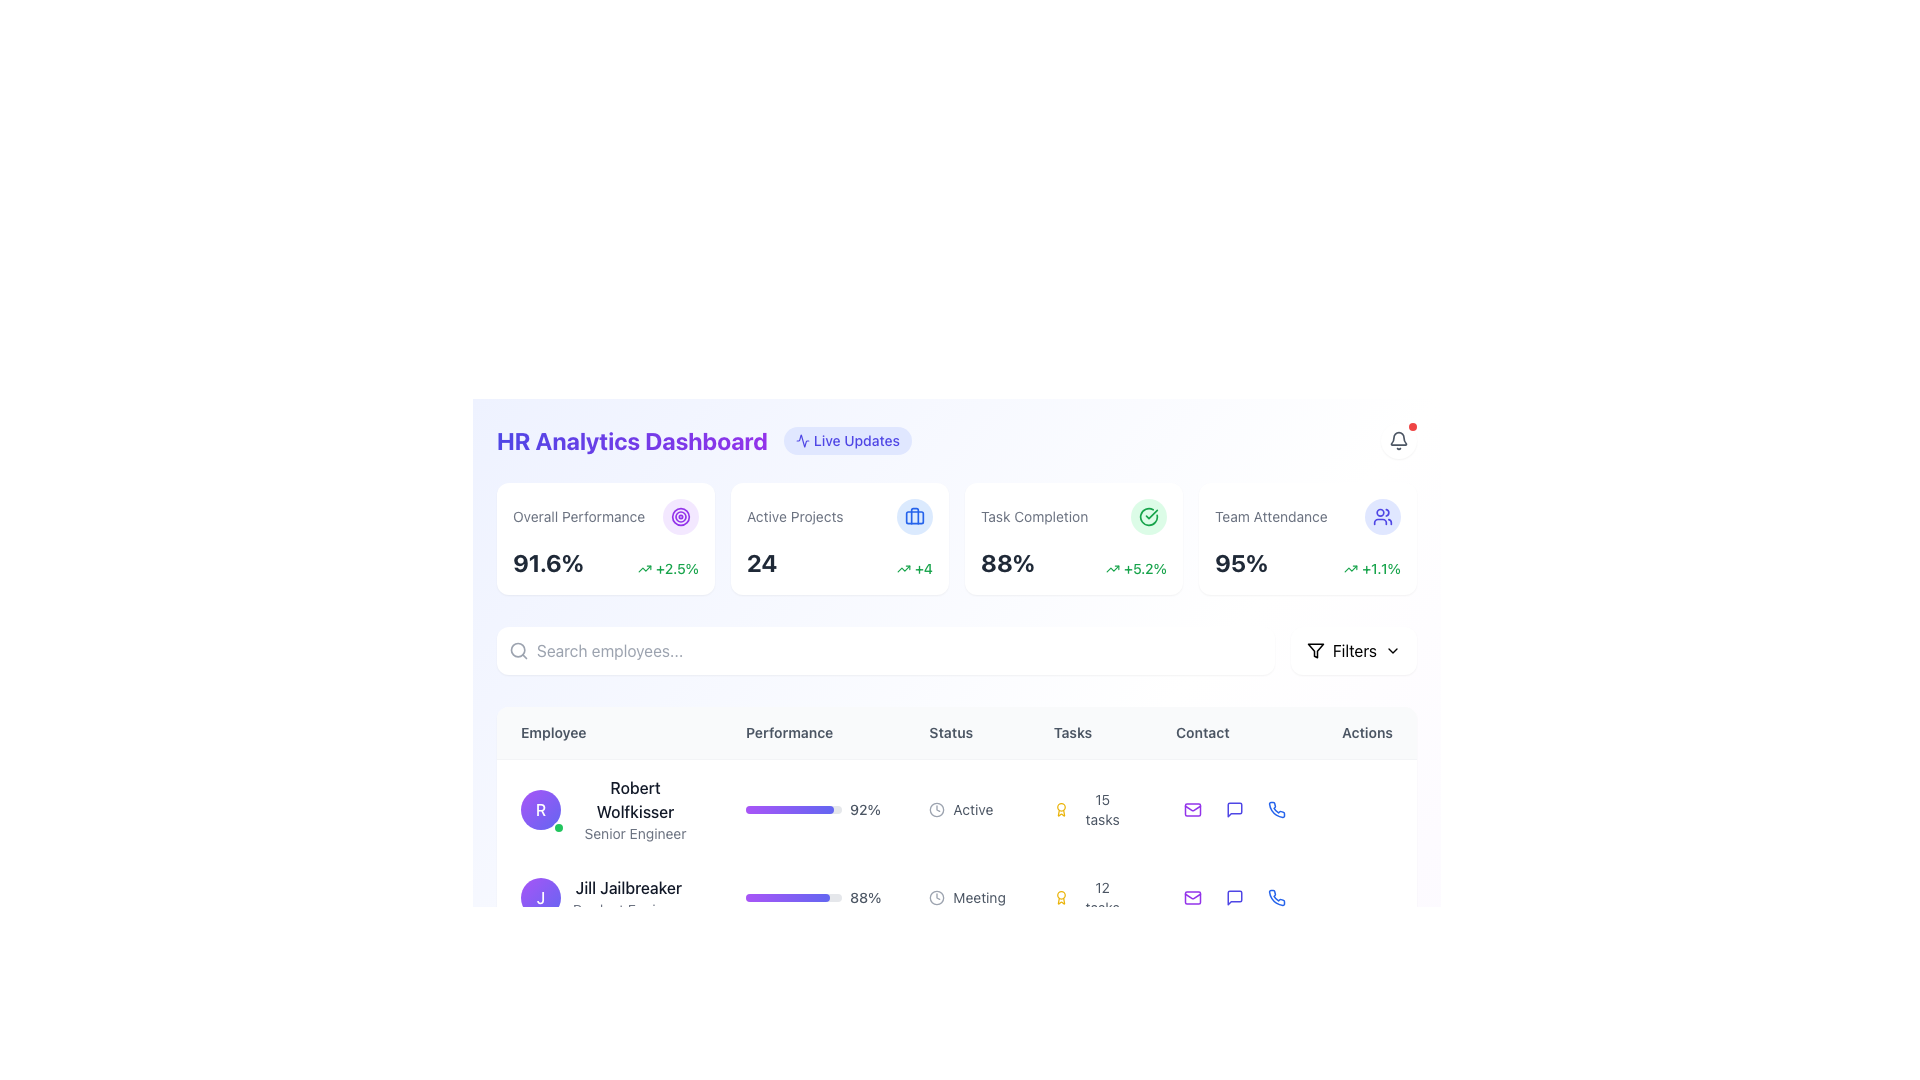 This screenshot has height=1080, width=1920. Describe the element at coordinates (1275, 810) in the screenshot. I see `the third button in the horizontal series of action buttons in the 'Actions' column of the employee table, which is intended to initiate a phone call or perform a phone-related action` at that location.